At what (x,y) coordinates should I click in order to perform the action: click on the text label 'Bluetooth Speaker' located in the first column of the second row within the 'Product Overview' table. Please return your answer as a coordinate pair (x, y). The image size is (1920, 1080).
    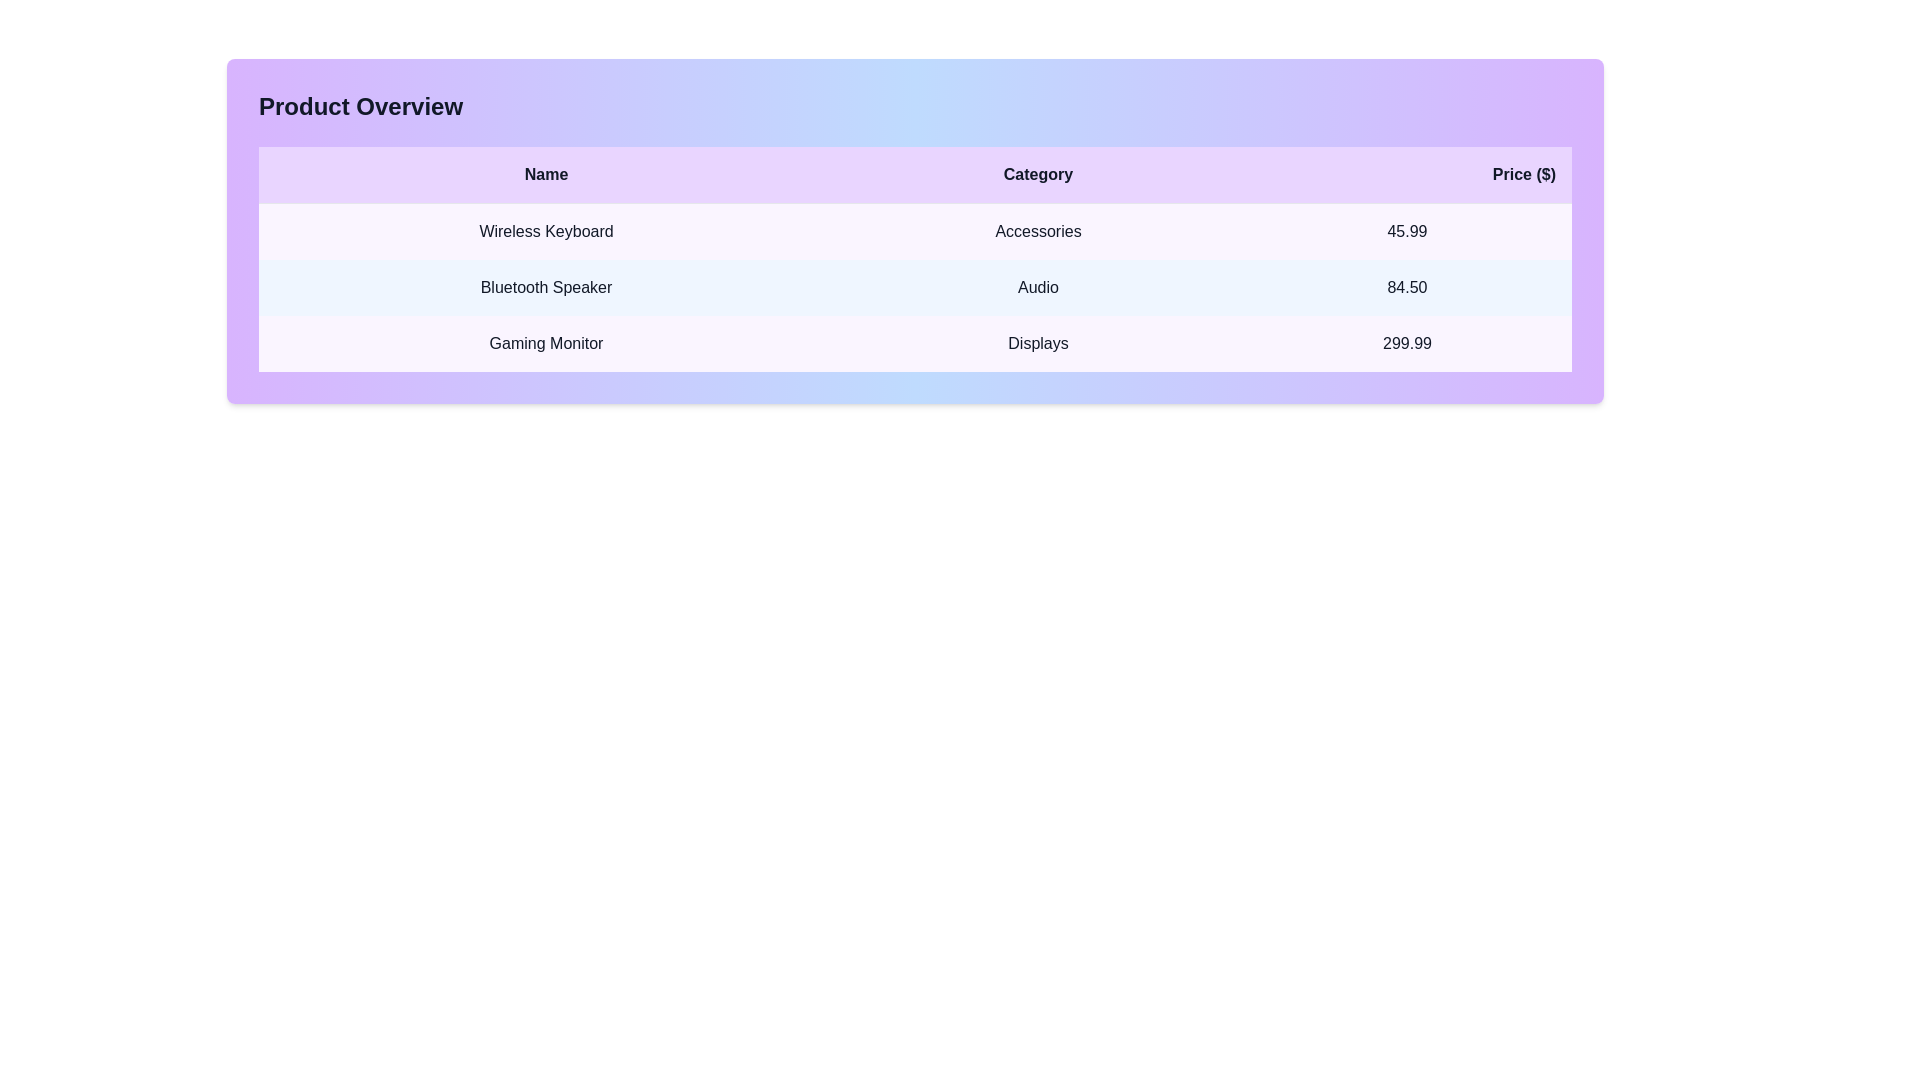
    Looking at the image, I should click on (546, 288).